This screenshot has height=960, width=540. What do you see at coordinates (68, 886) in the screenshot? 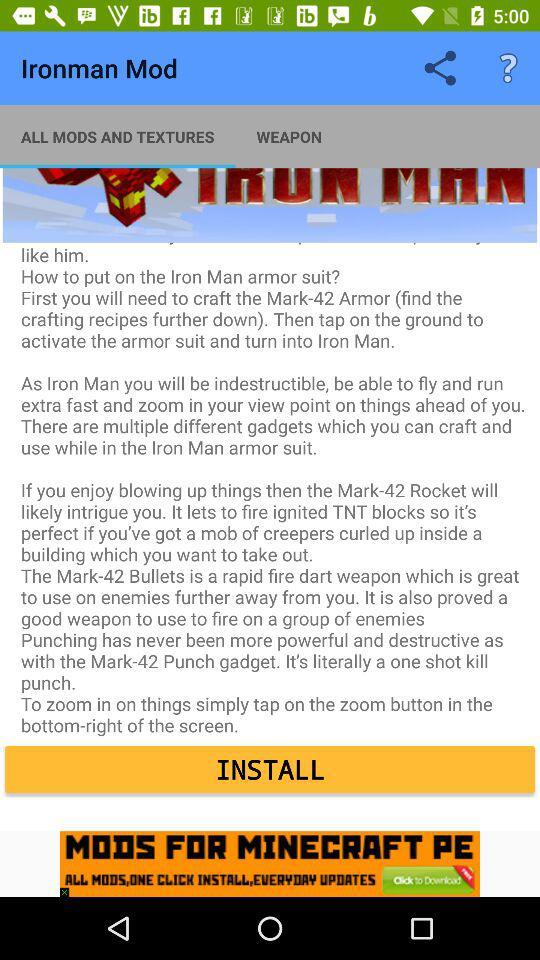
I see `icon at the bottom left corner` at bounding box center [68, 886].